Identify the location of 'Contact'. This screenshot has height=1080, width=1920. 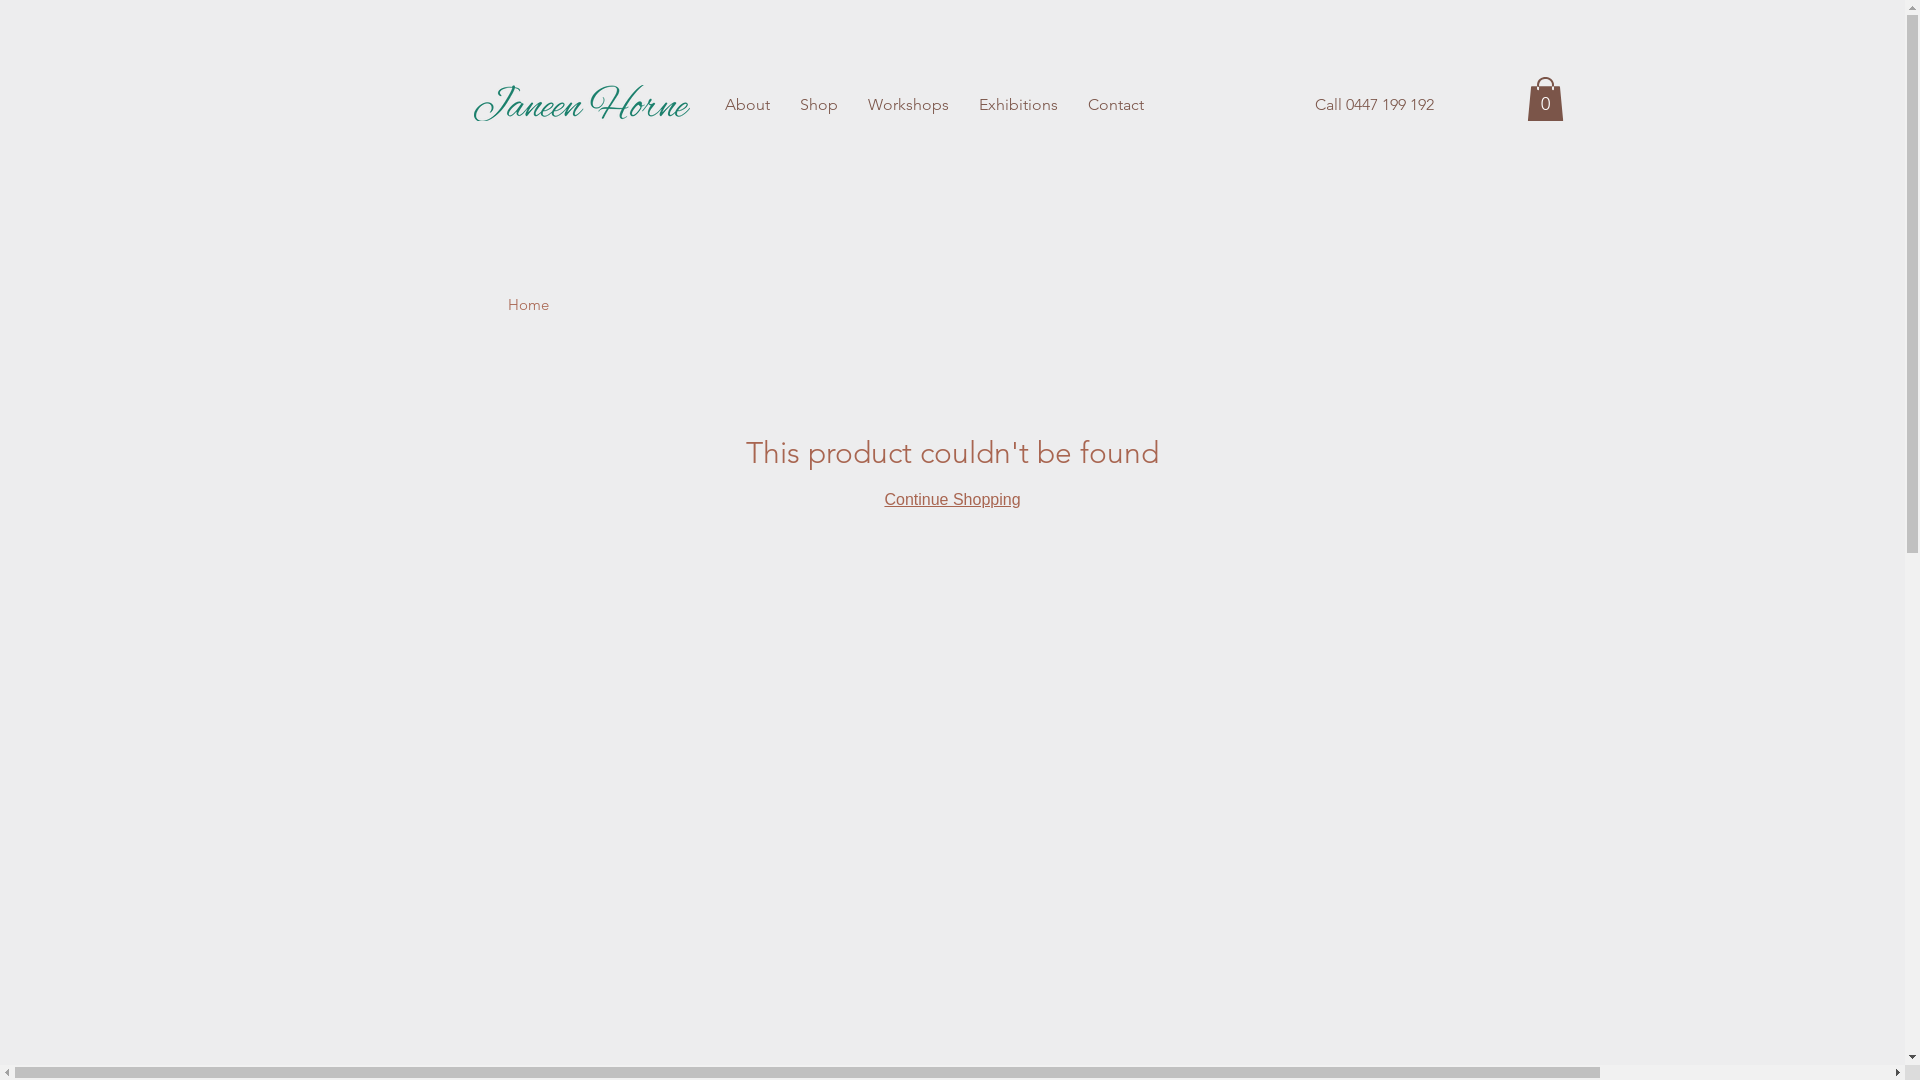
(1070, 104).